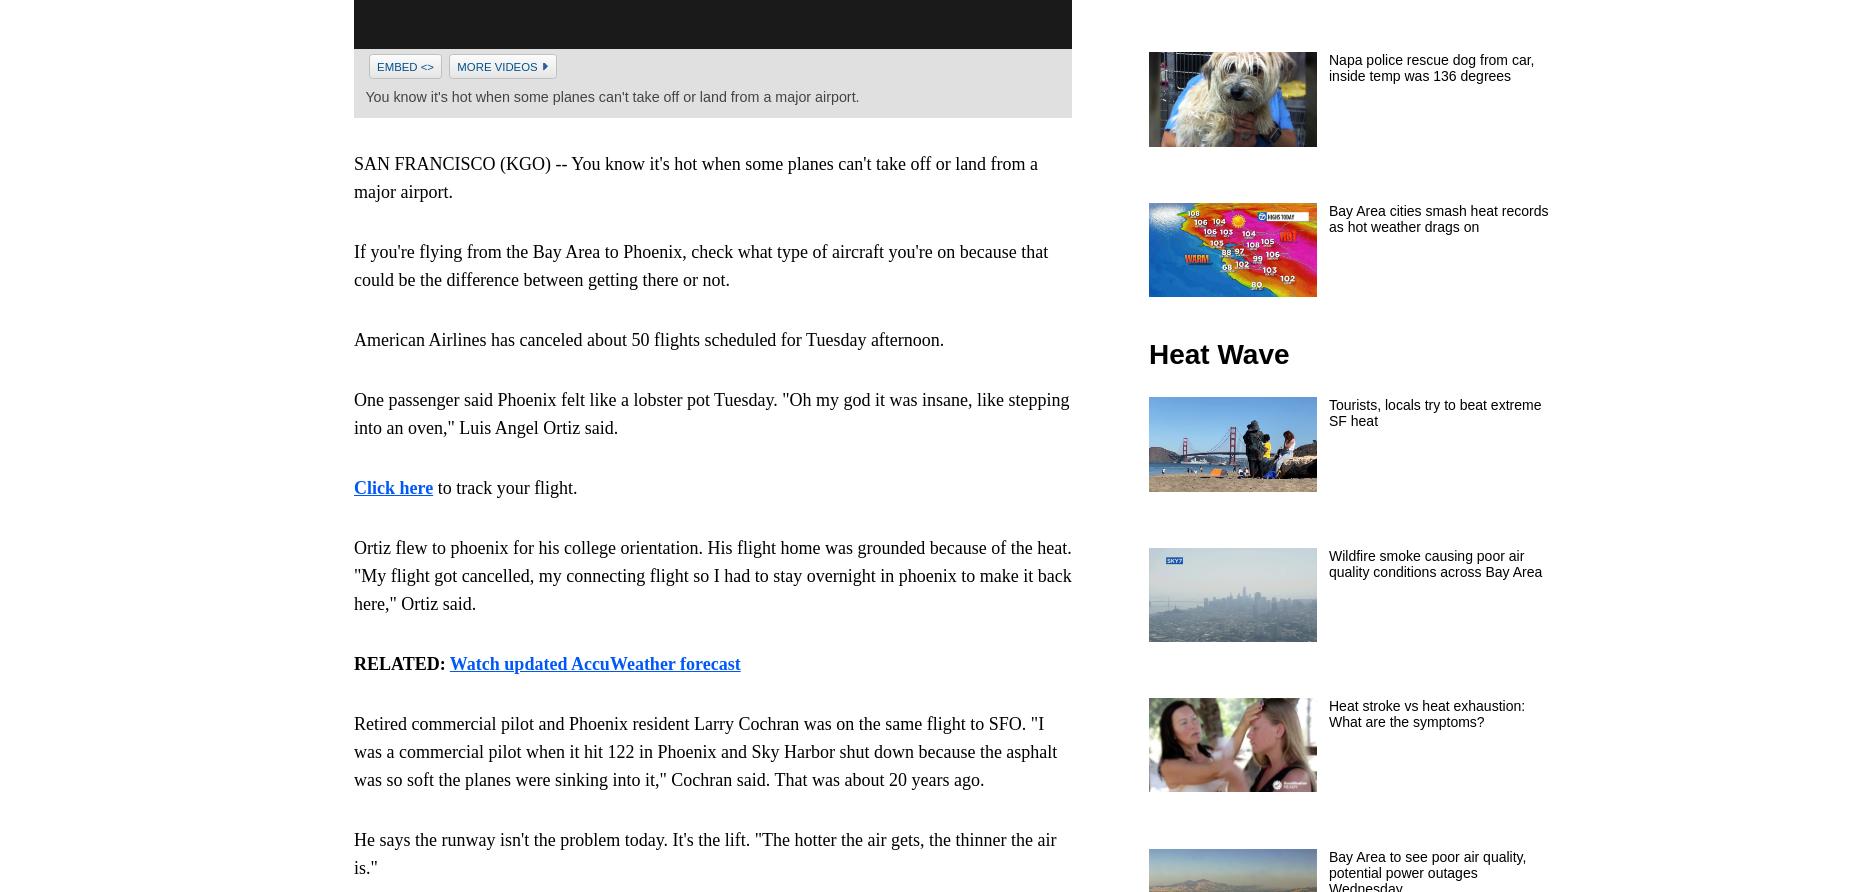  I want to click on 'RELATED:', so click(400, 663).